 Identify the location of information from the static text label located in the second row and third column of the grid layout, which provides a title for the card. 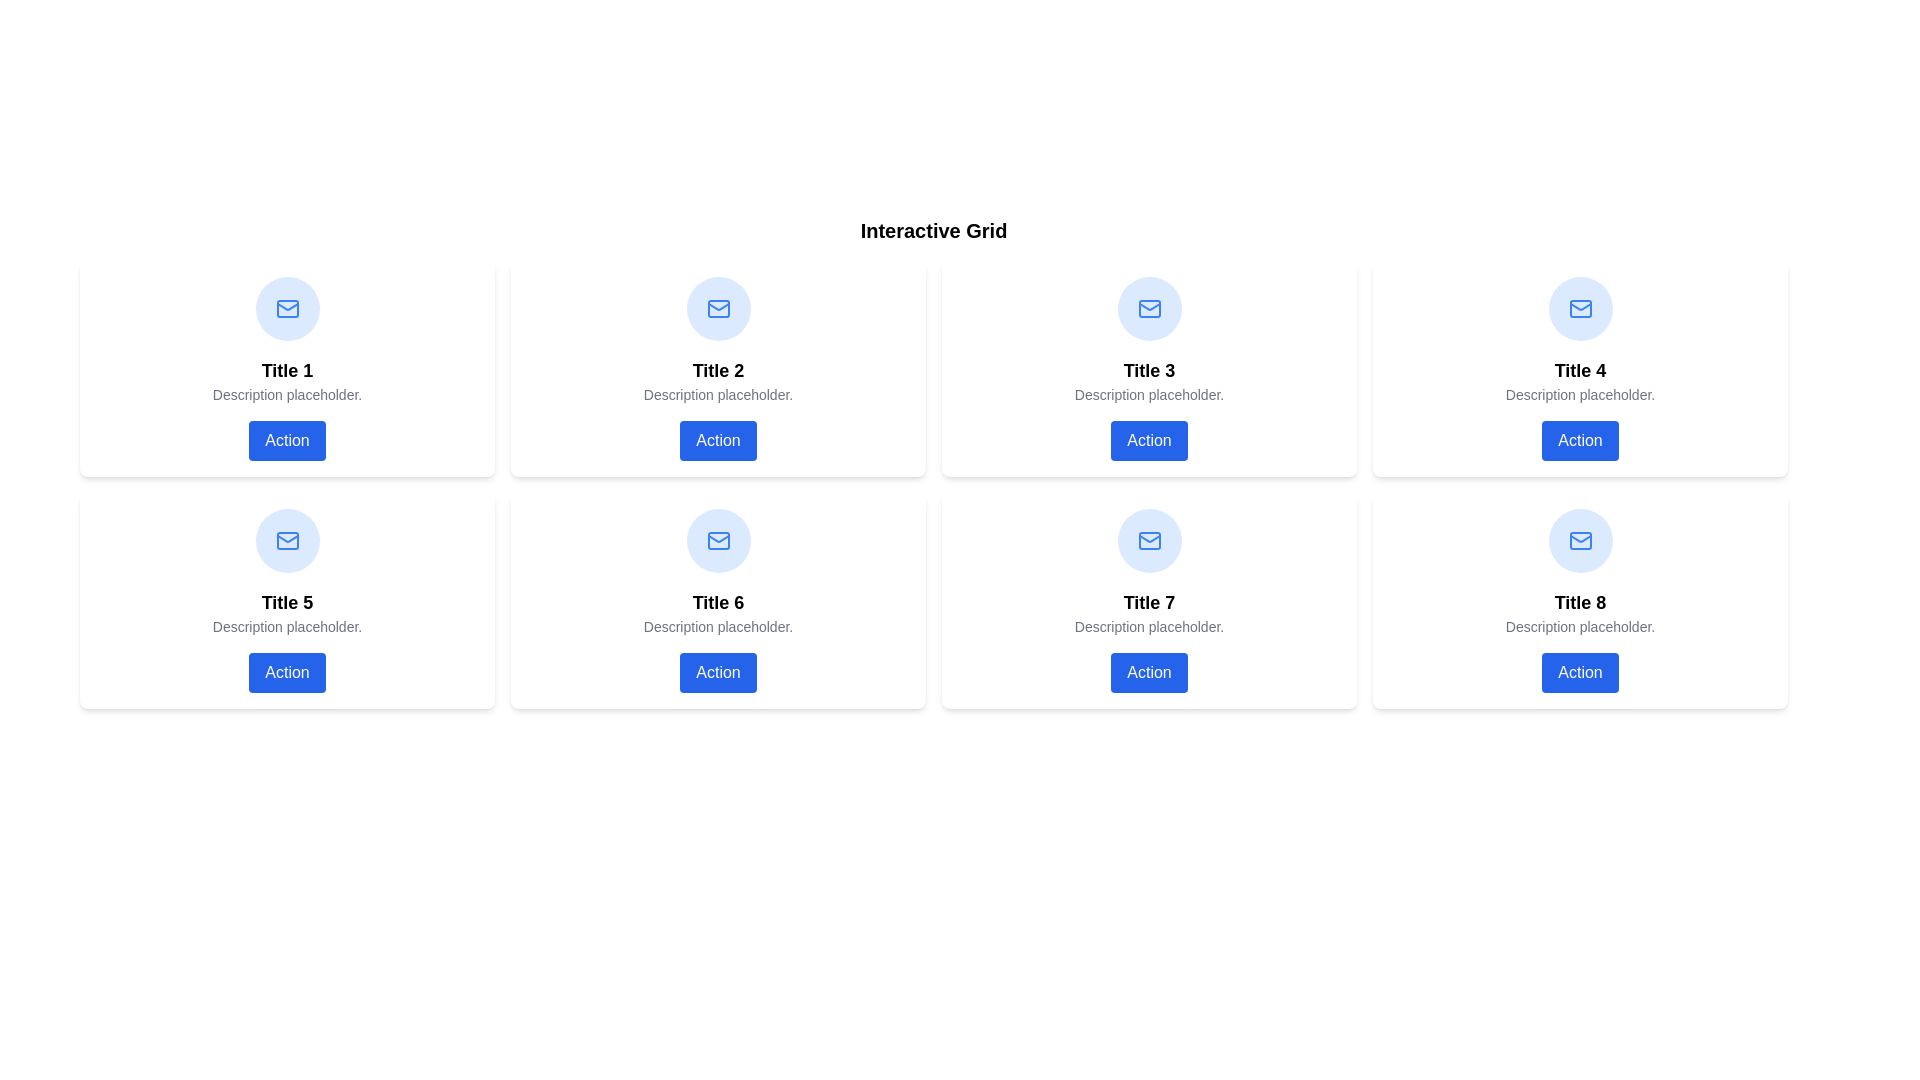
(1579, 370).